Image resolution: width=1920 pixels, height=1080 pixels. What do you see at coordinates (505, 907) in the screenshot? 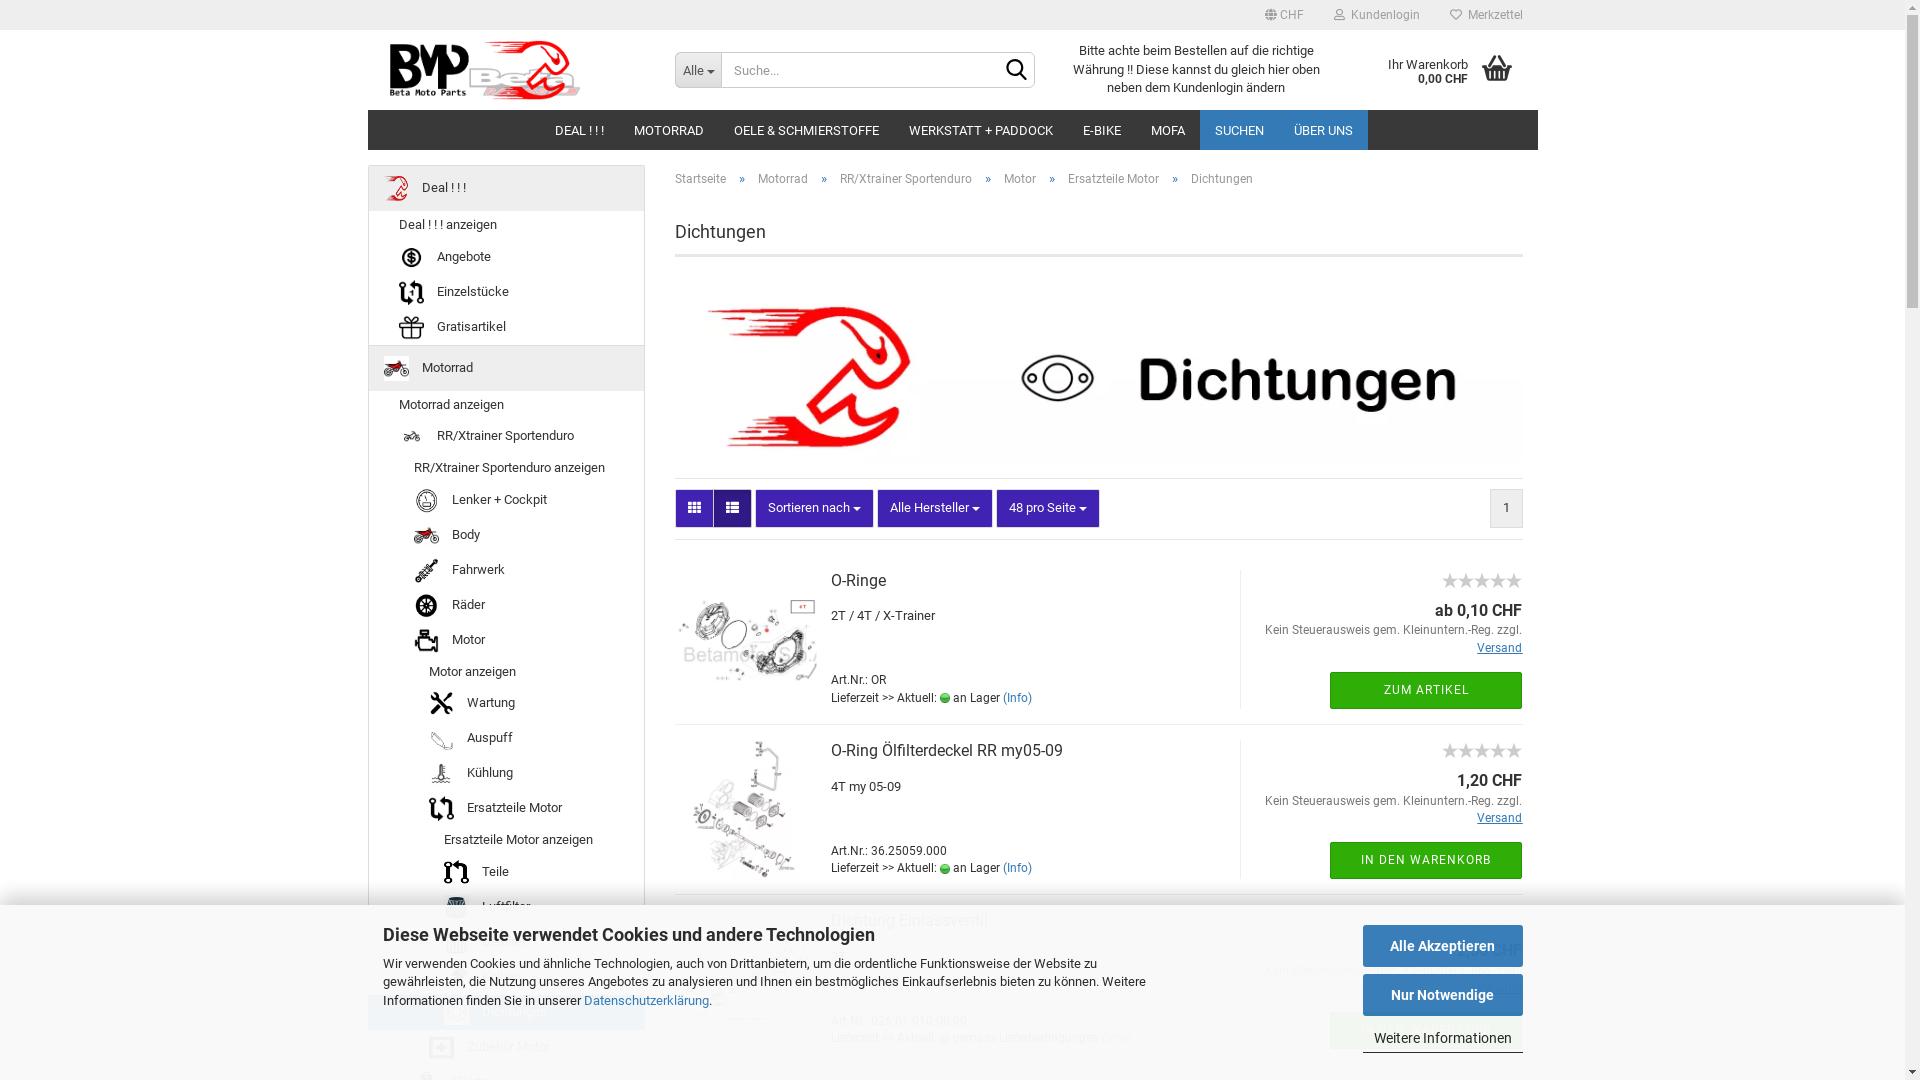
I see `'Luftfilter'` at bounding box center [505, 907].